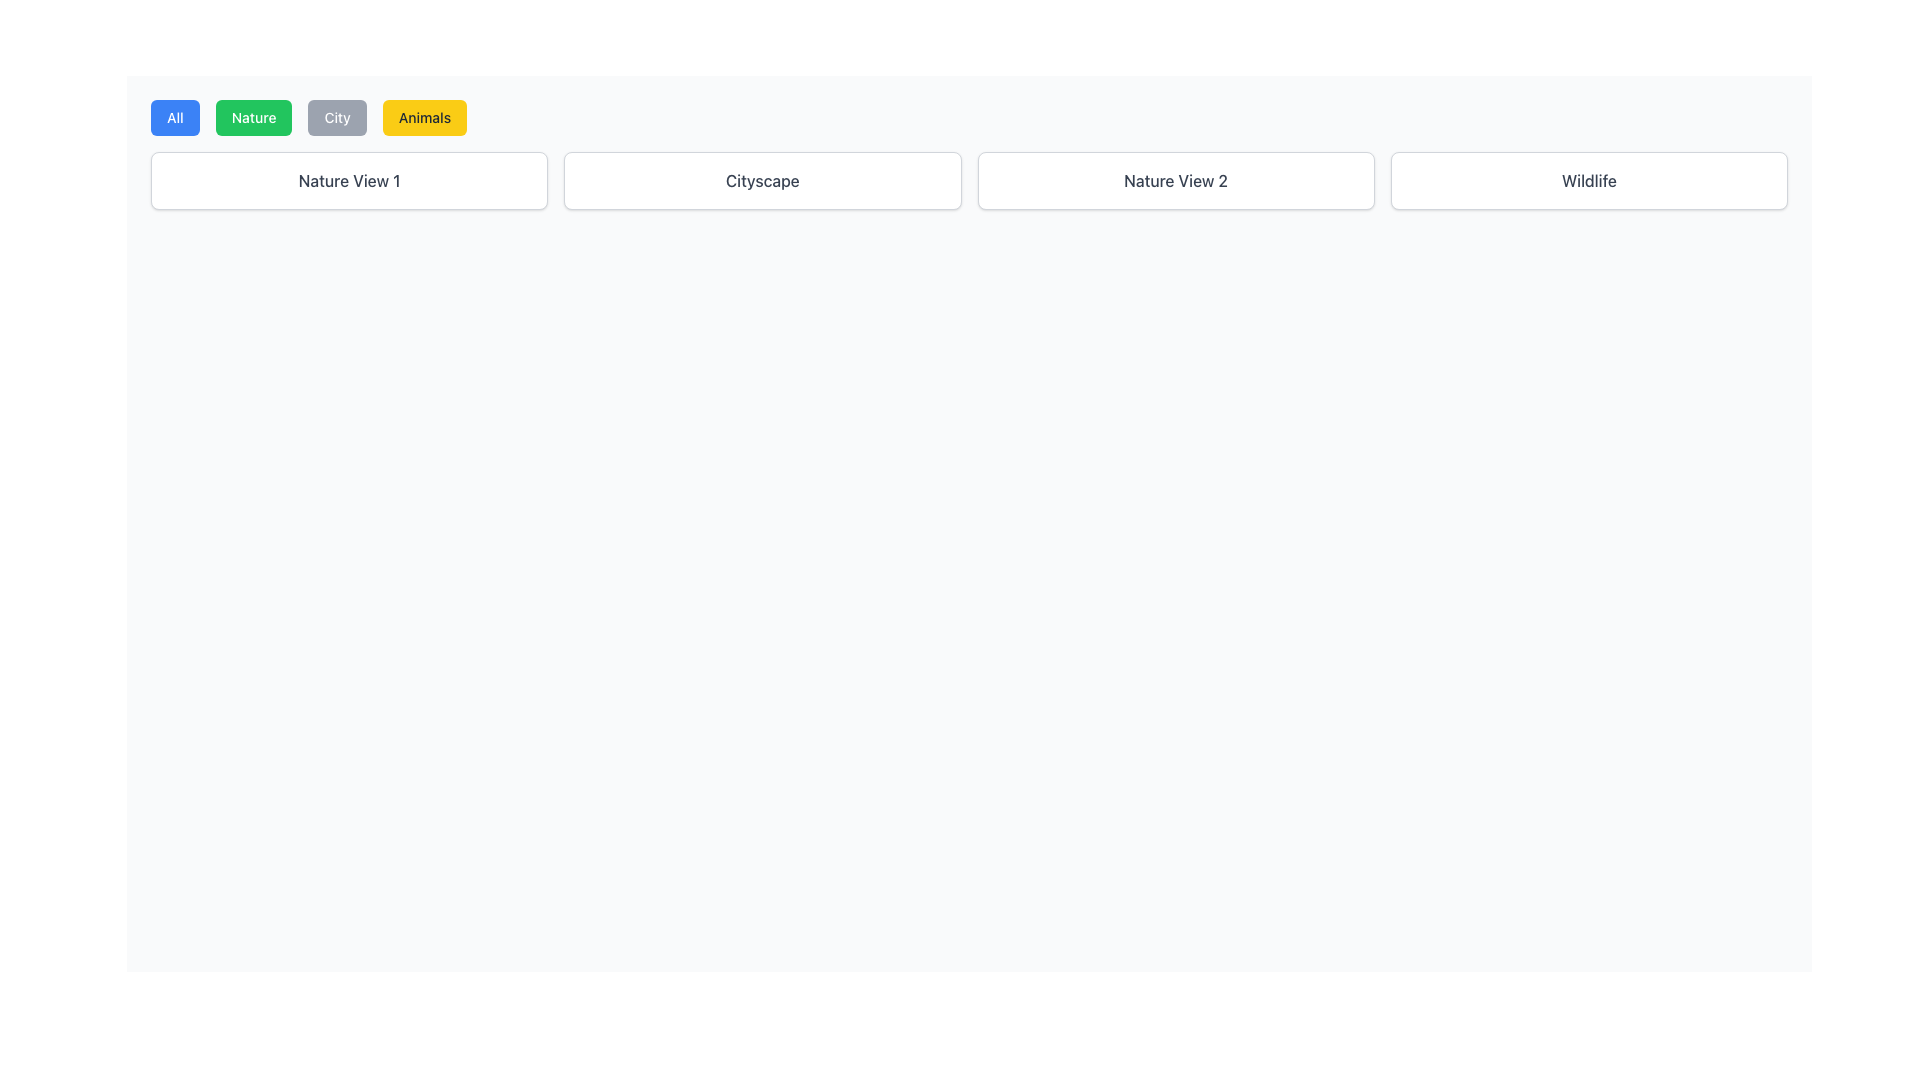 The image size is (1920, 1080). What do you see at coordinates (337, 118) in the screenshot?
I see `the gray rounded button labeled 'City'` at bounding box center [337, 118].